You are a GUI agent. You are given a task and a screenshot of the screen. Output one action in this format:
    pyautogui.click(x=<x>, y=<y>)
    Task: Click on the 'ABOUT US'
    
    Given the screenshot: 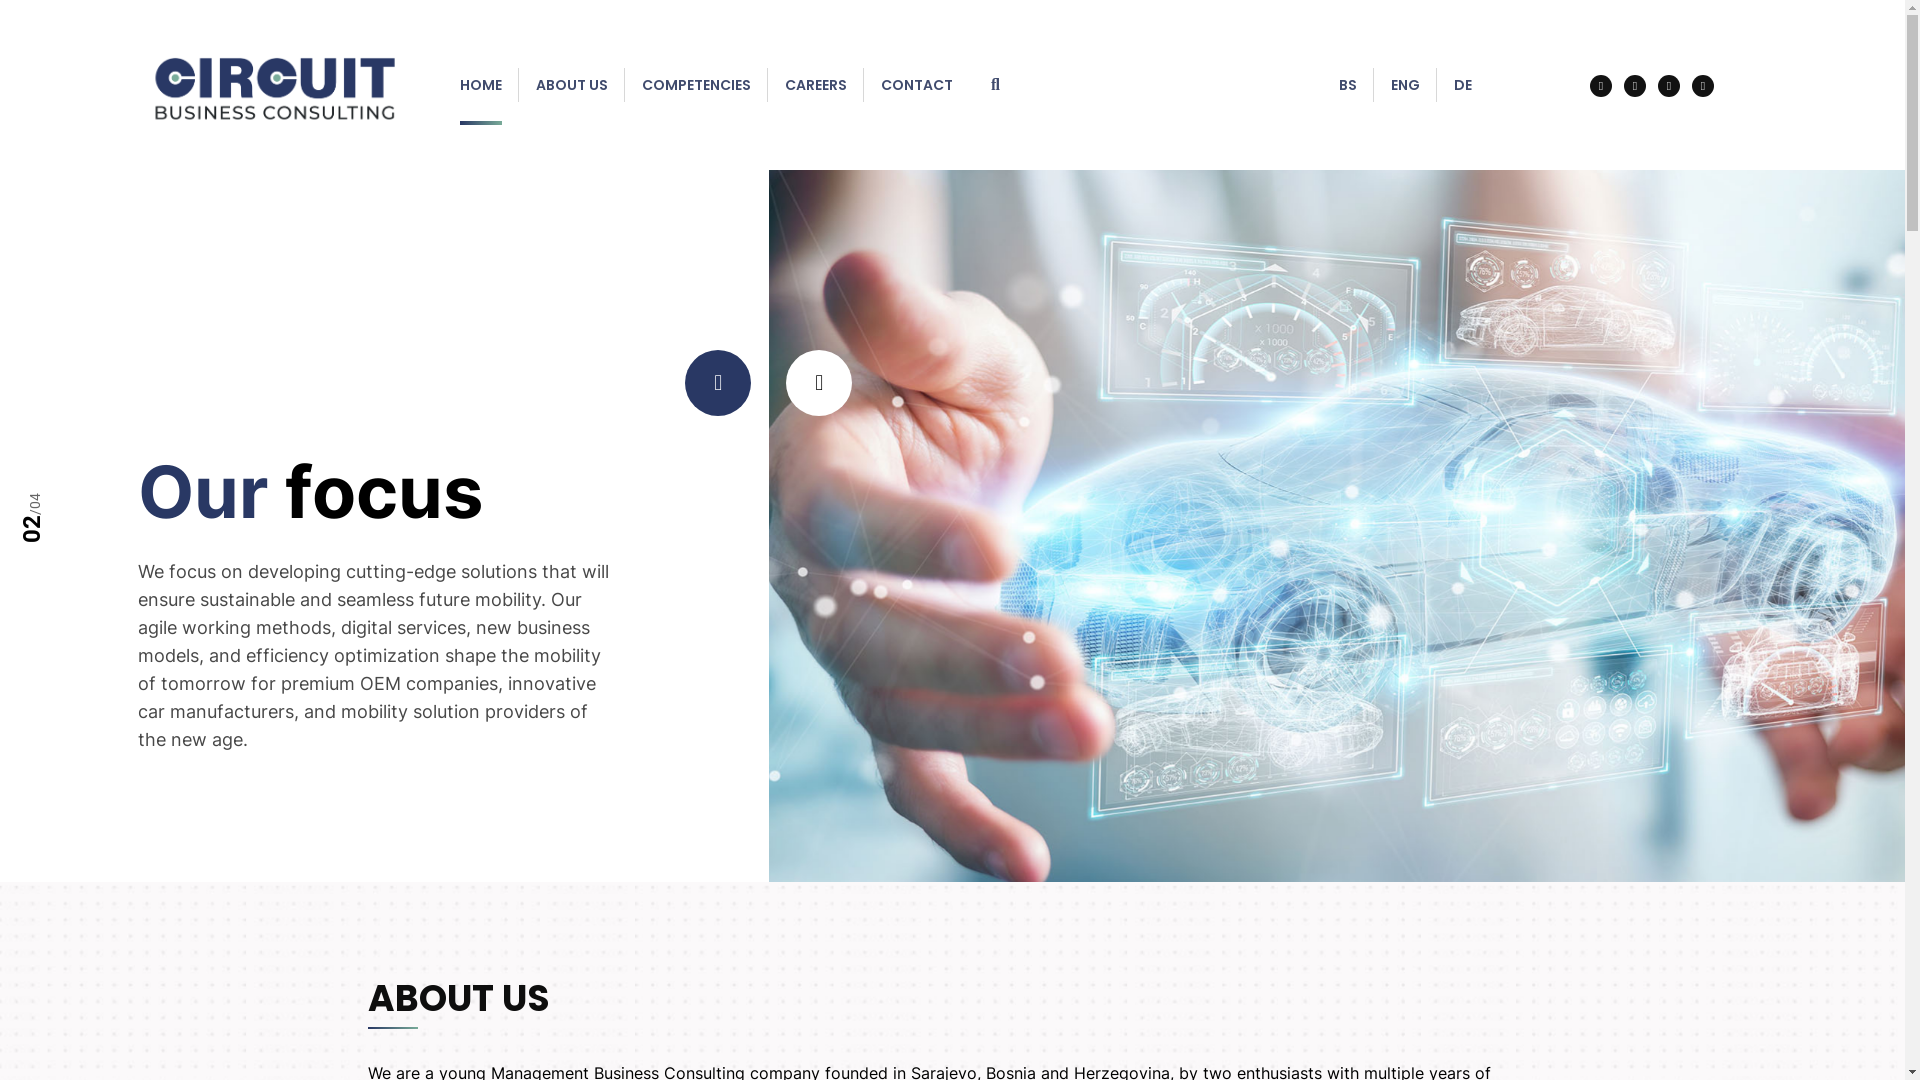 What is the action you would take?
    pyautogui.click(x=570, y=83)
    